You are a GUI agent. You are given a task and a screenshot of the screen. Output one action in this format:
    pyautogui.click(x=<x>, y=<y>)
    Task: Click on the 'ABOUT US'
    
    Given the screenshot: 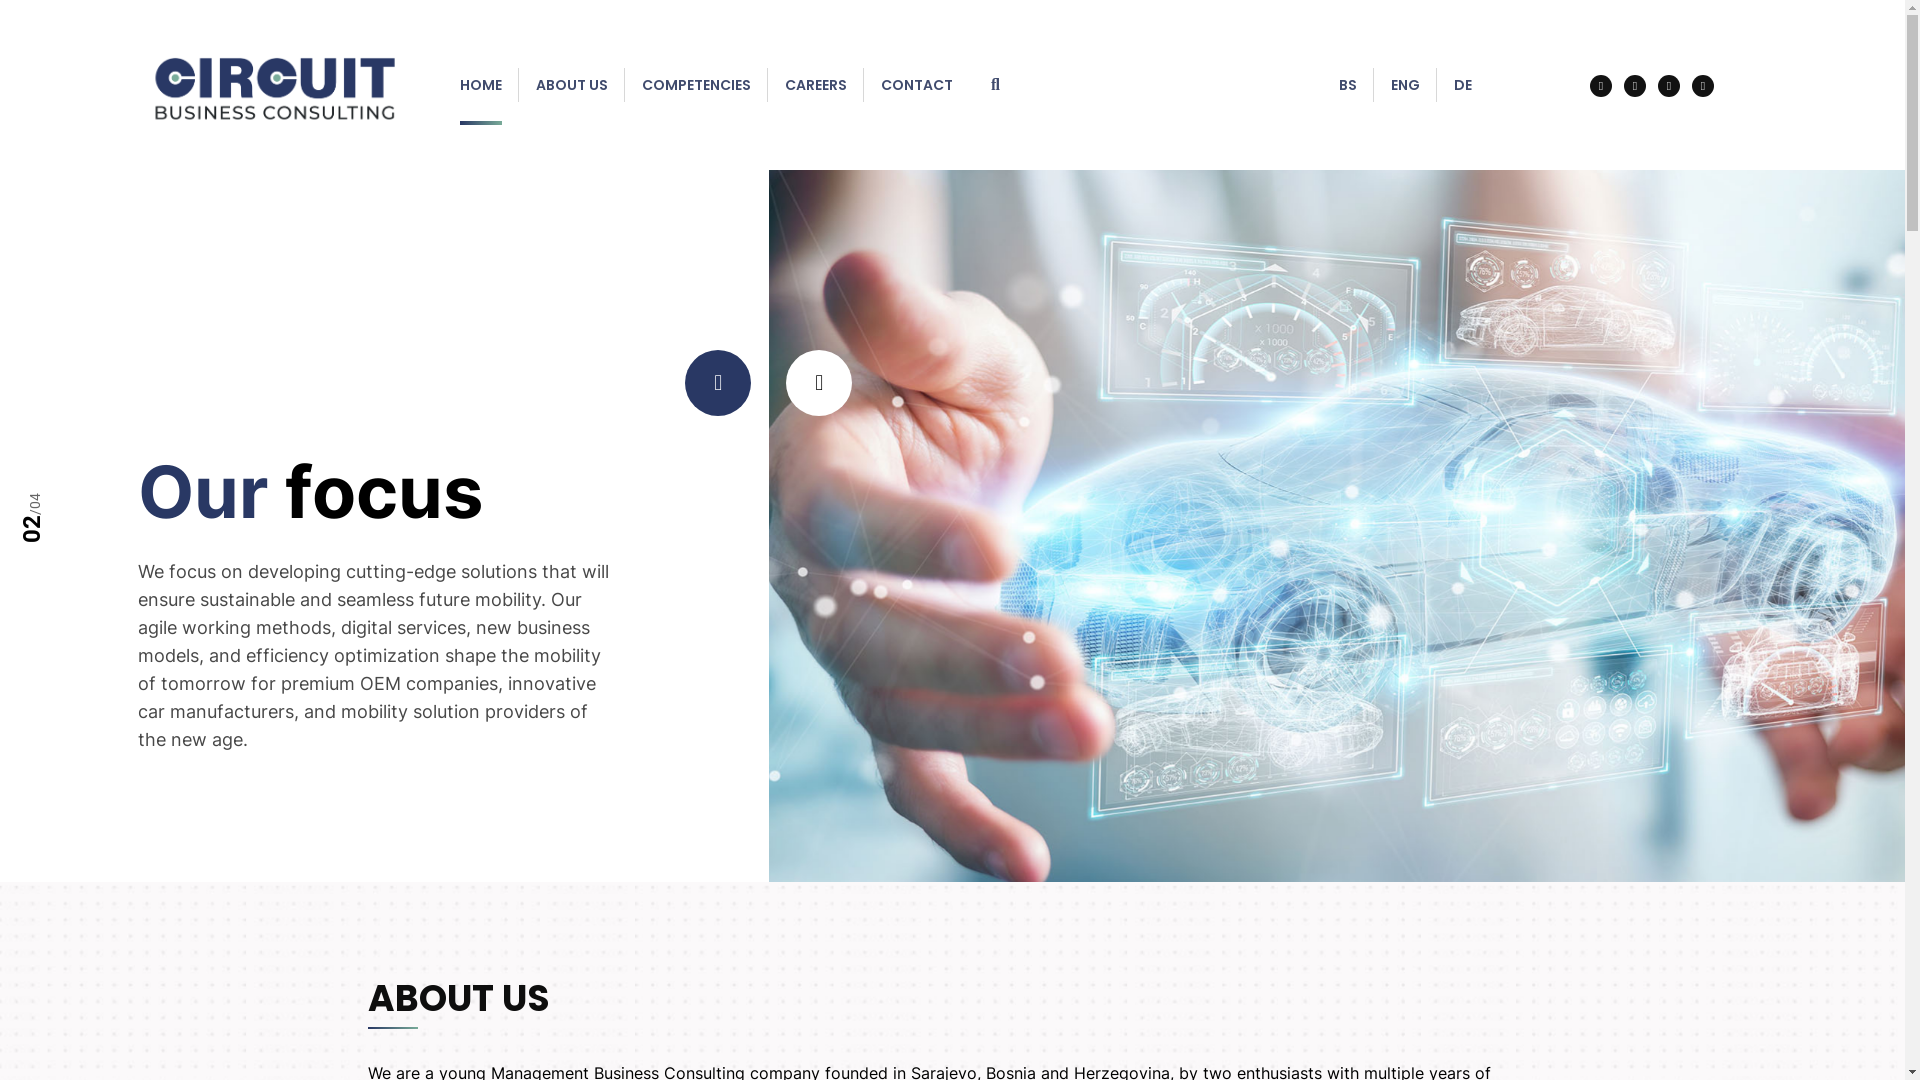 What is the action you would take?
    pyautogui.click(x=570, y=83)
    